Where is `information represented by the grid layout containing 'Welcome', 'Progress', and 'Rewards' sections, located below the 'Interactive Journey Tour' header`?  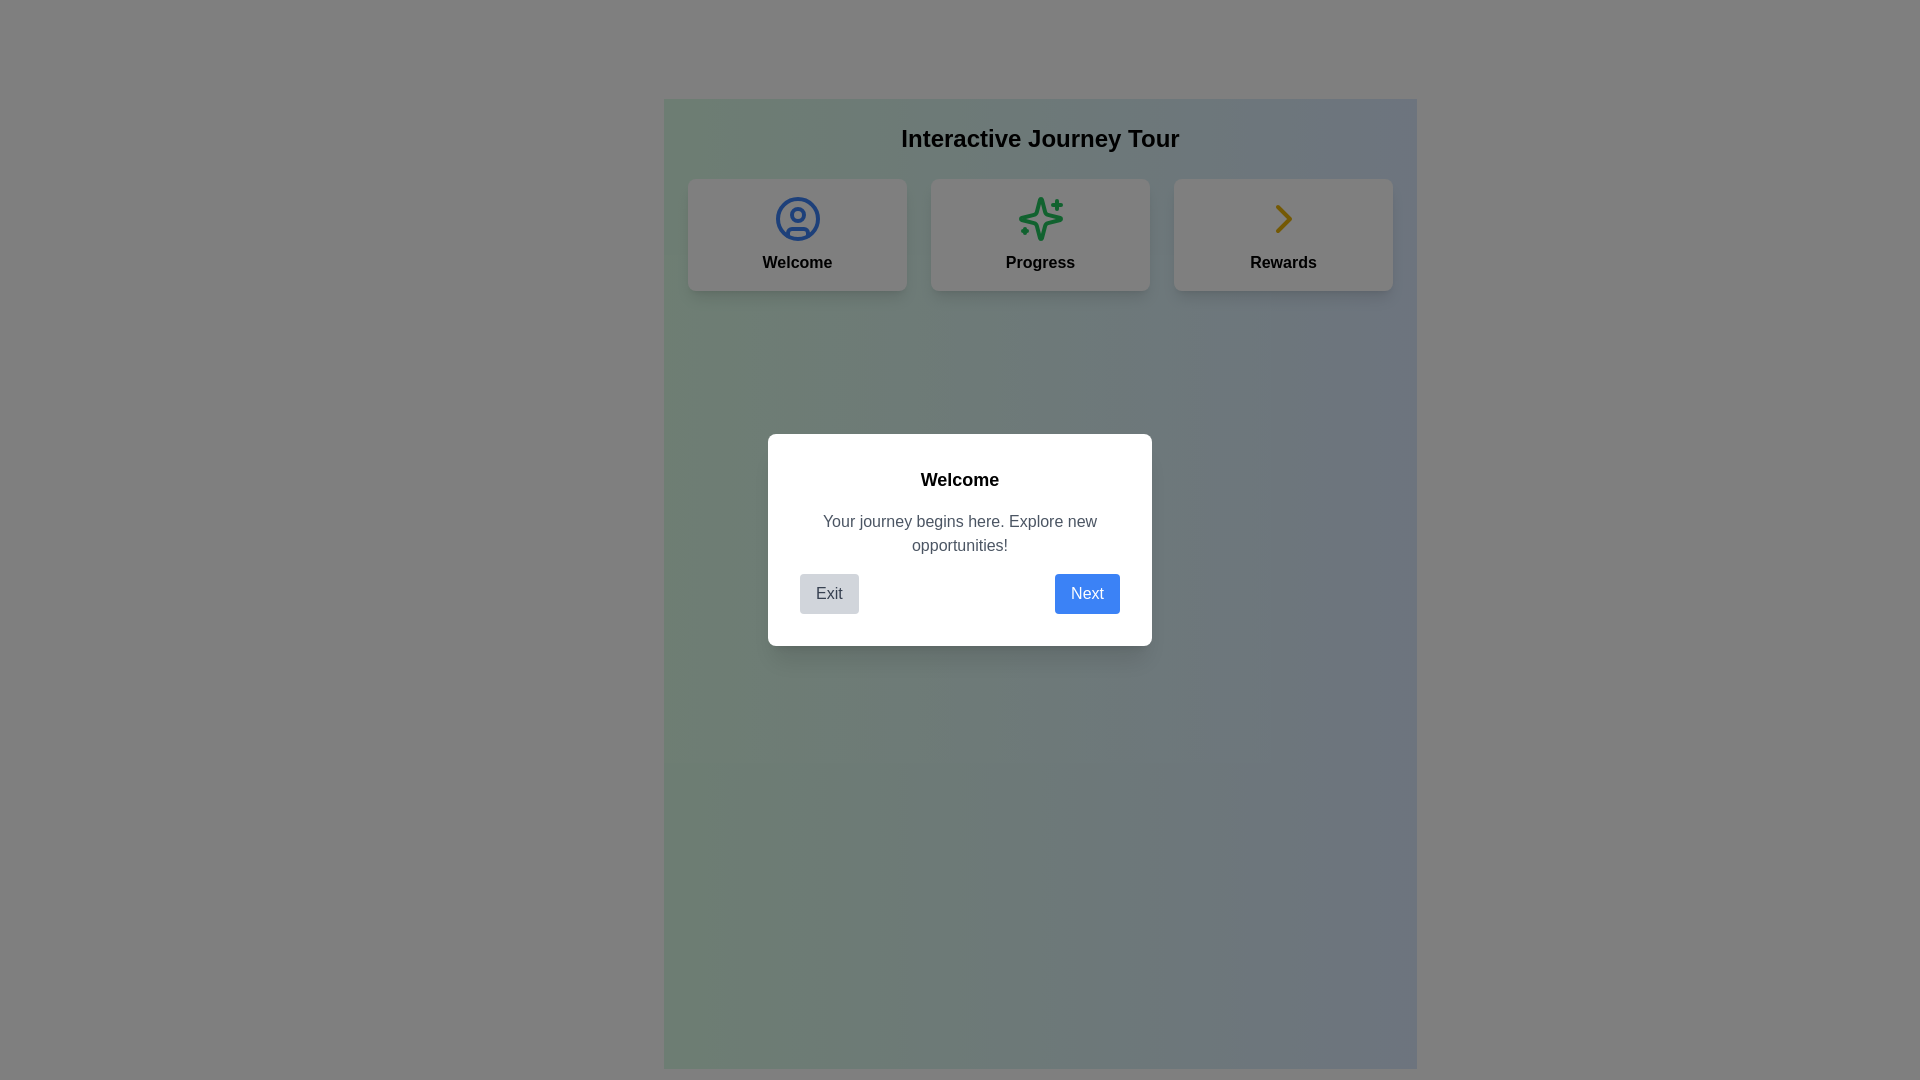
information represented by the grid layout containing 'Welcome', 'Progress', and 'Rewards' sections, located below the 'Interactive Journey Tour' header is located at coordinates (1040, 234).